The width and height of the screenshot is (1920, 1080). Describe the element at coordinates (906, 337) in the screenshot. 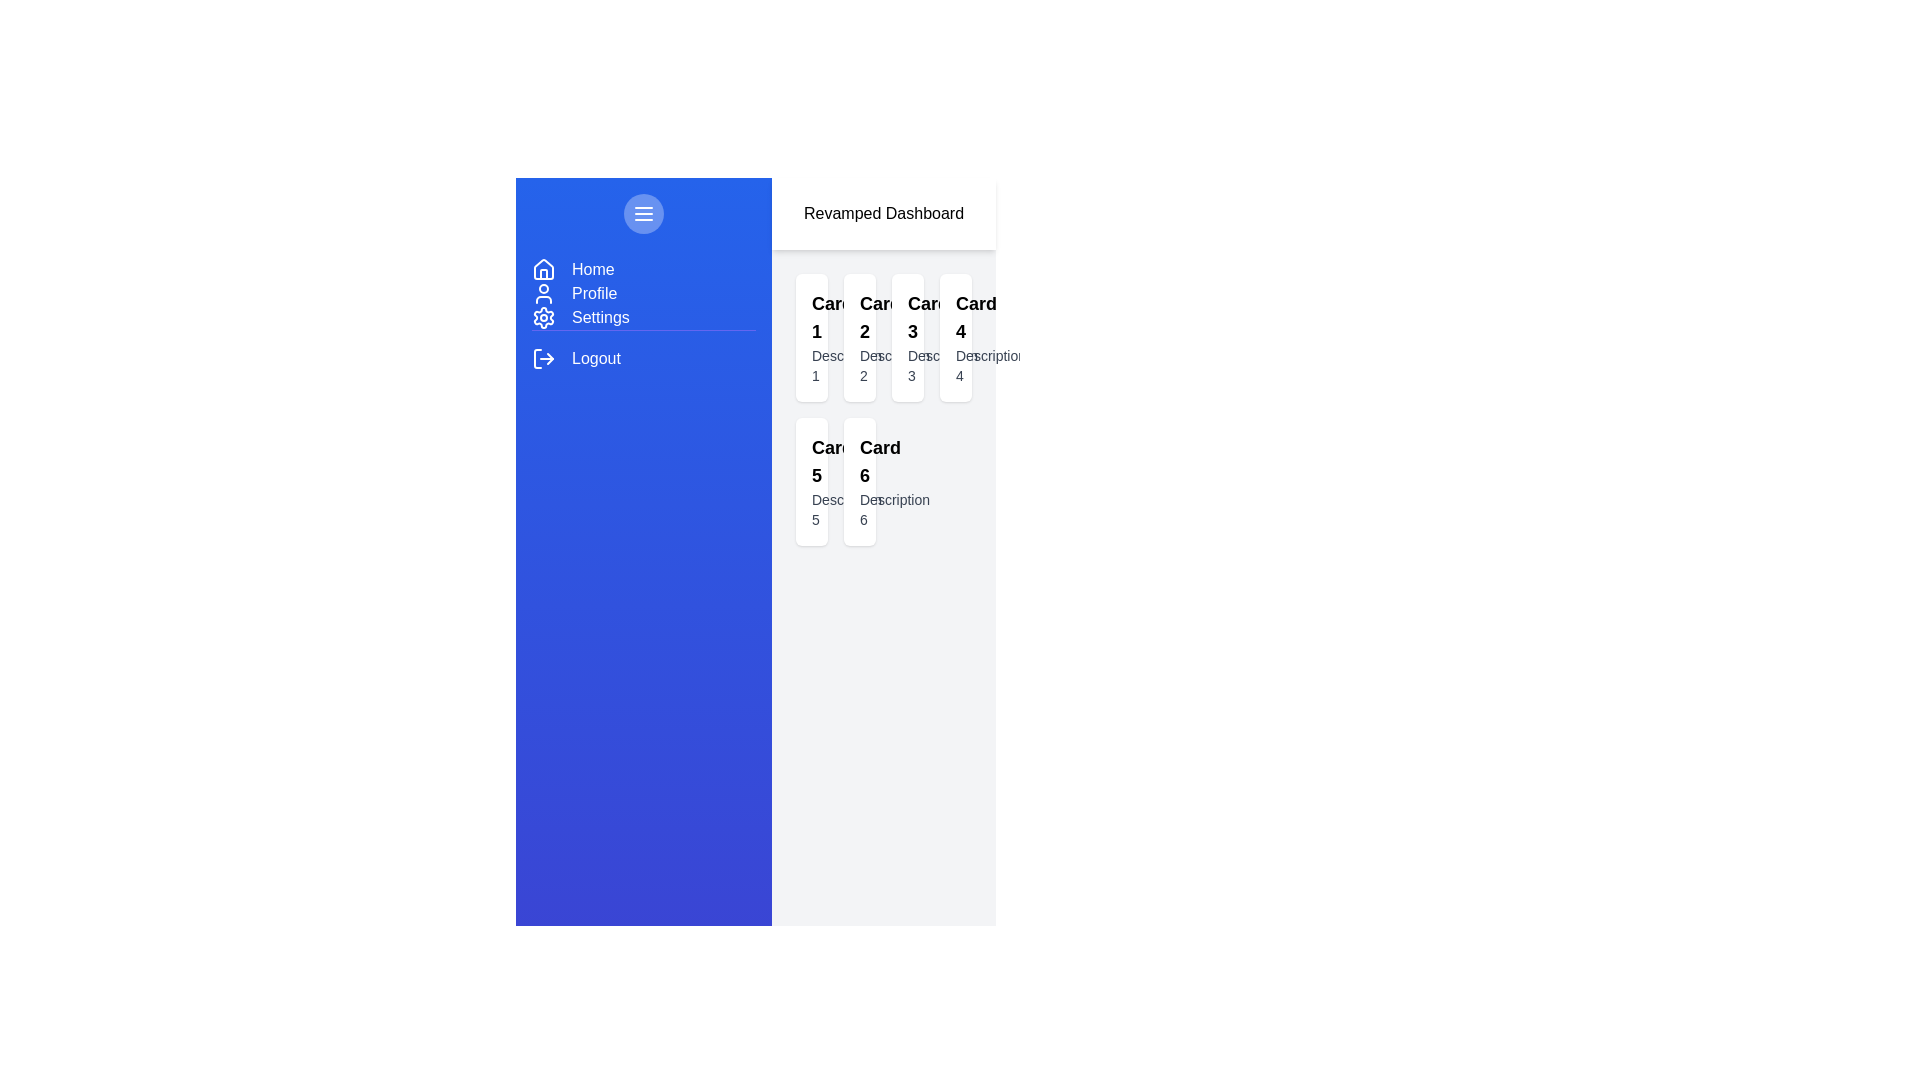

I see `the visual information card located in the third column of the first row, positioned between 'Card 2' and 'Card 4'` at that location.